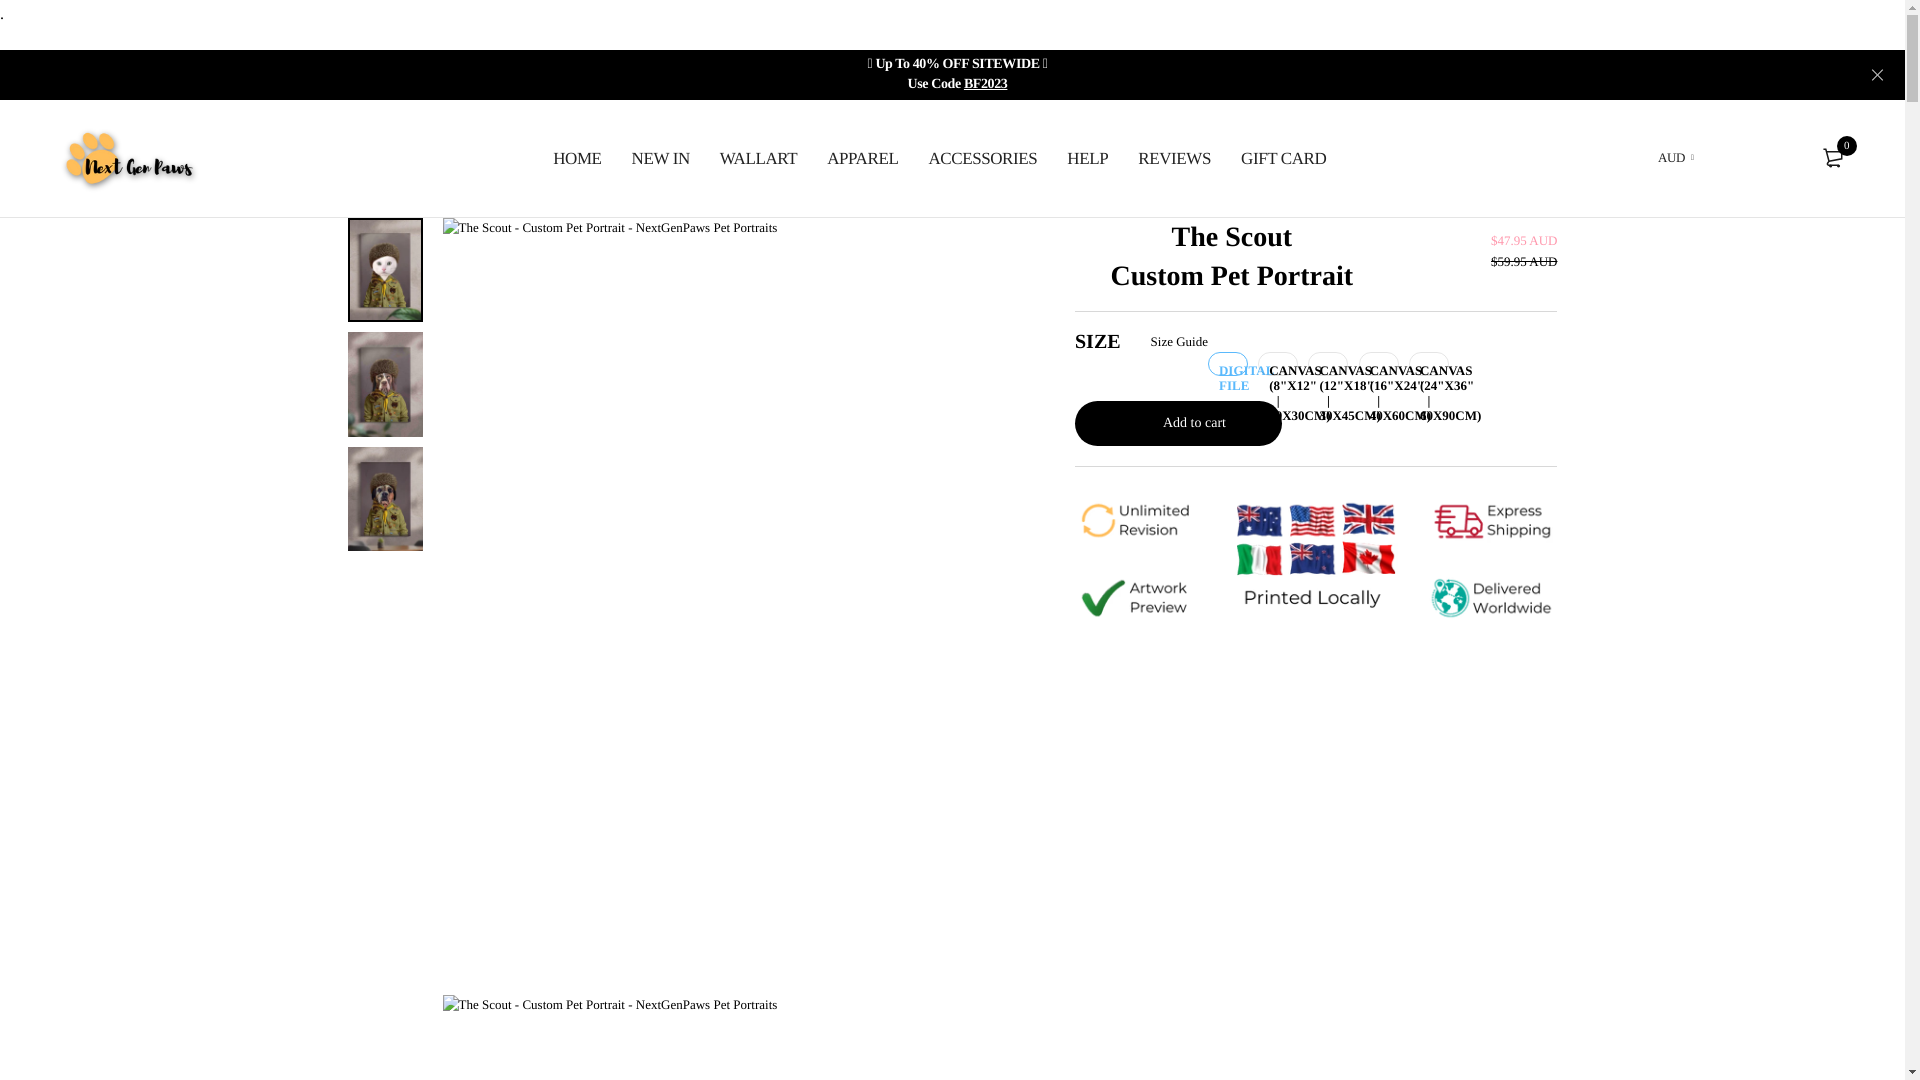  What do you see at coordinates (1283, 157) in the screenshot?
I see `'GIFT CARD'` at bounding box center [1283, 157].